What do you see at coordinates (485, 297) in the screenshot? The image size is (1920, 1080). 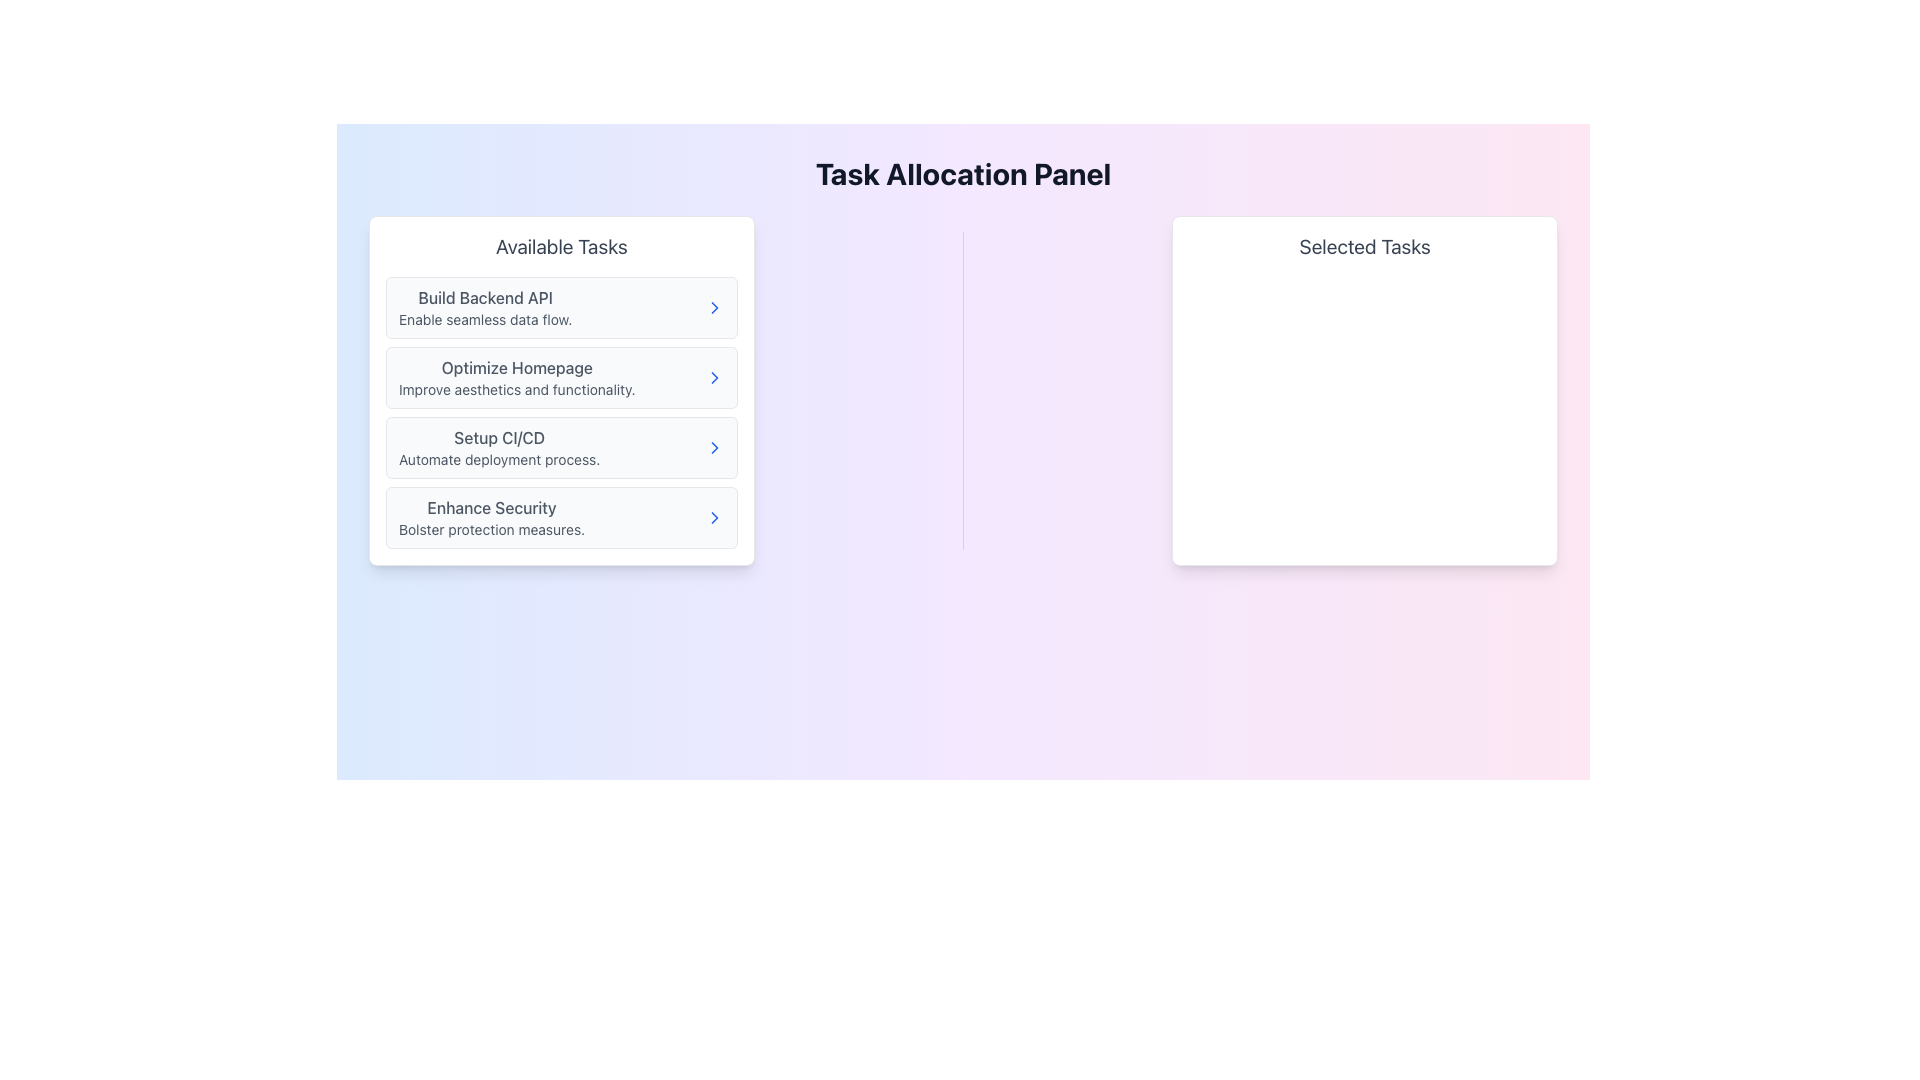 I see `the text label 'Build Backend API' located in the 'Available Tasks' section` at bounding box center [485, 297].